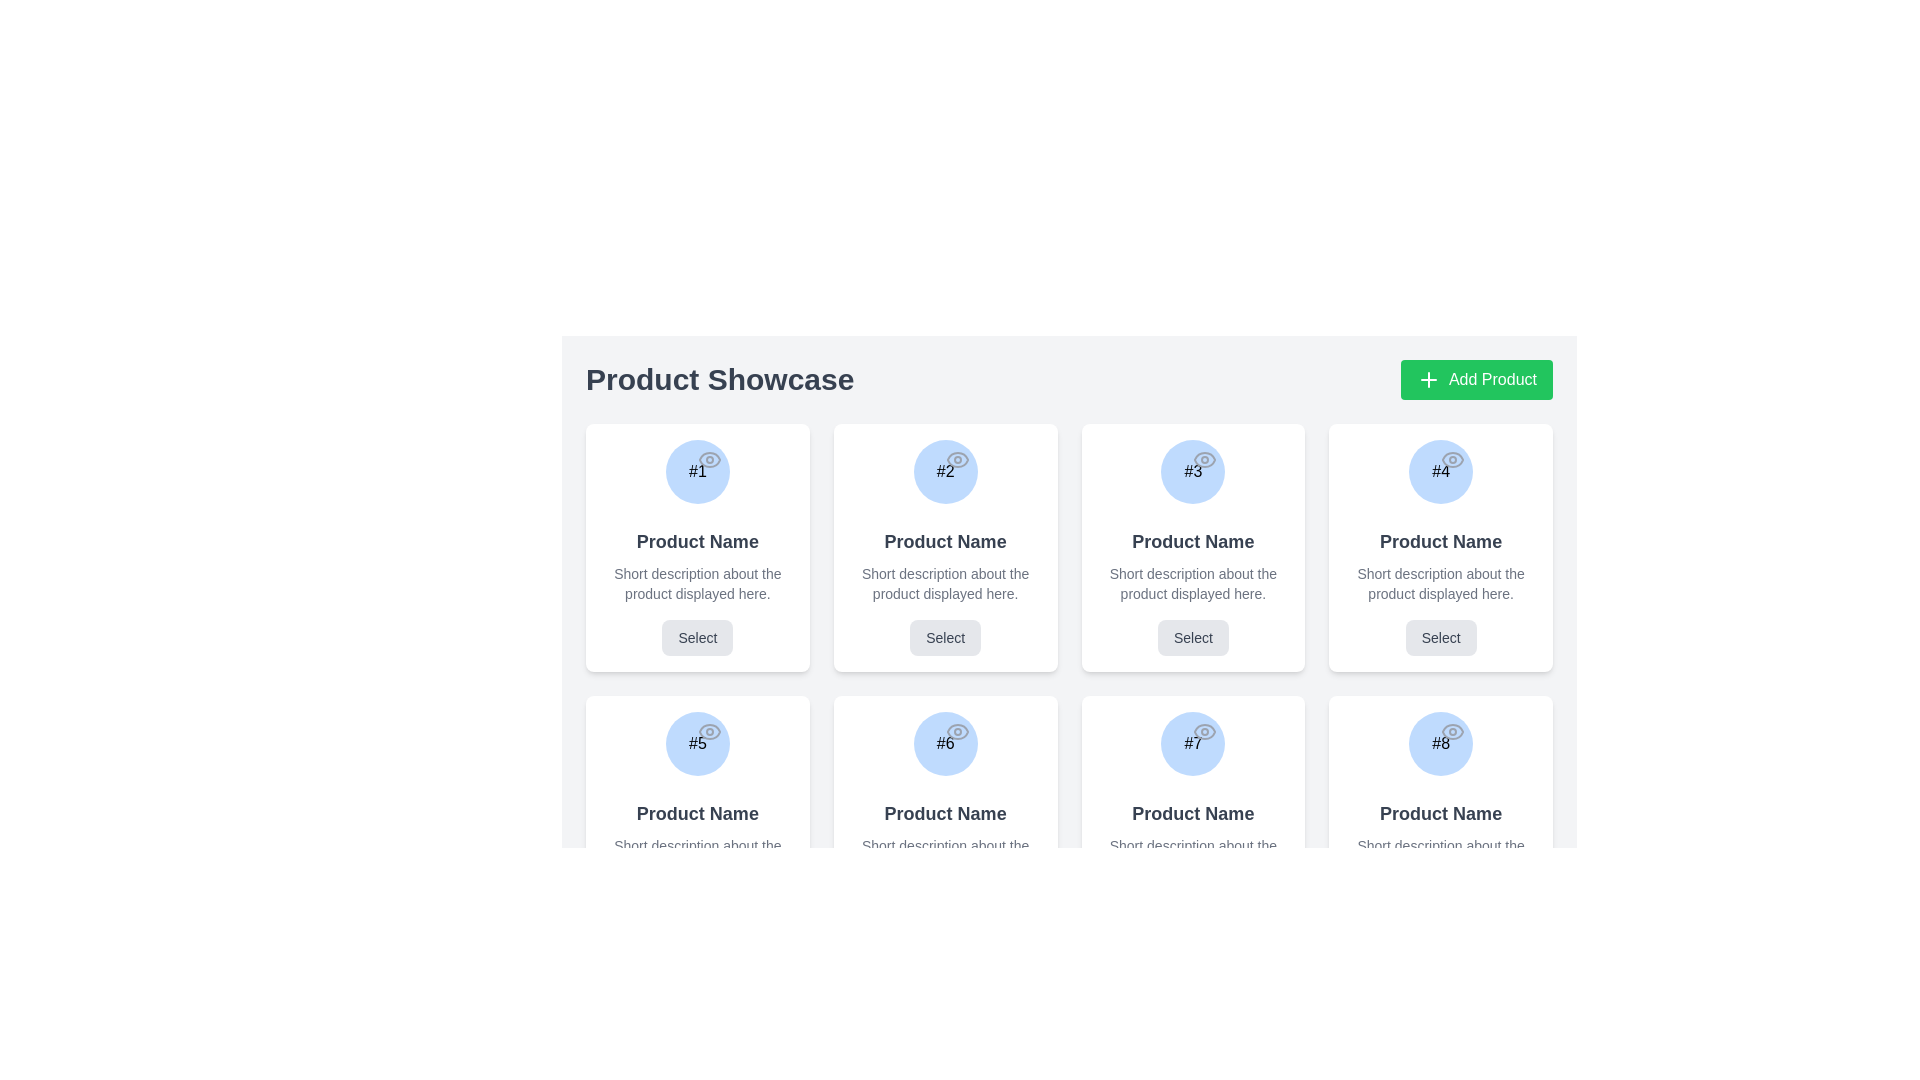 The image size is (1920, 1080). I want to click on the 'Product Name' text label displayed in bold font within the fourth card of the grid structure, located in the top-right section of the main content area, so click(1441, 542).